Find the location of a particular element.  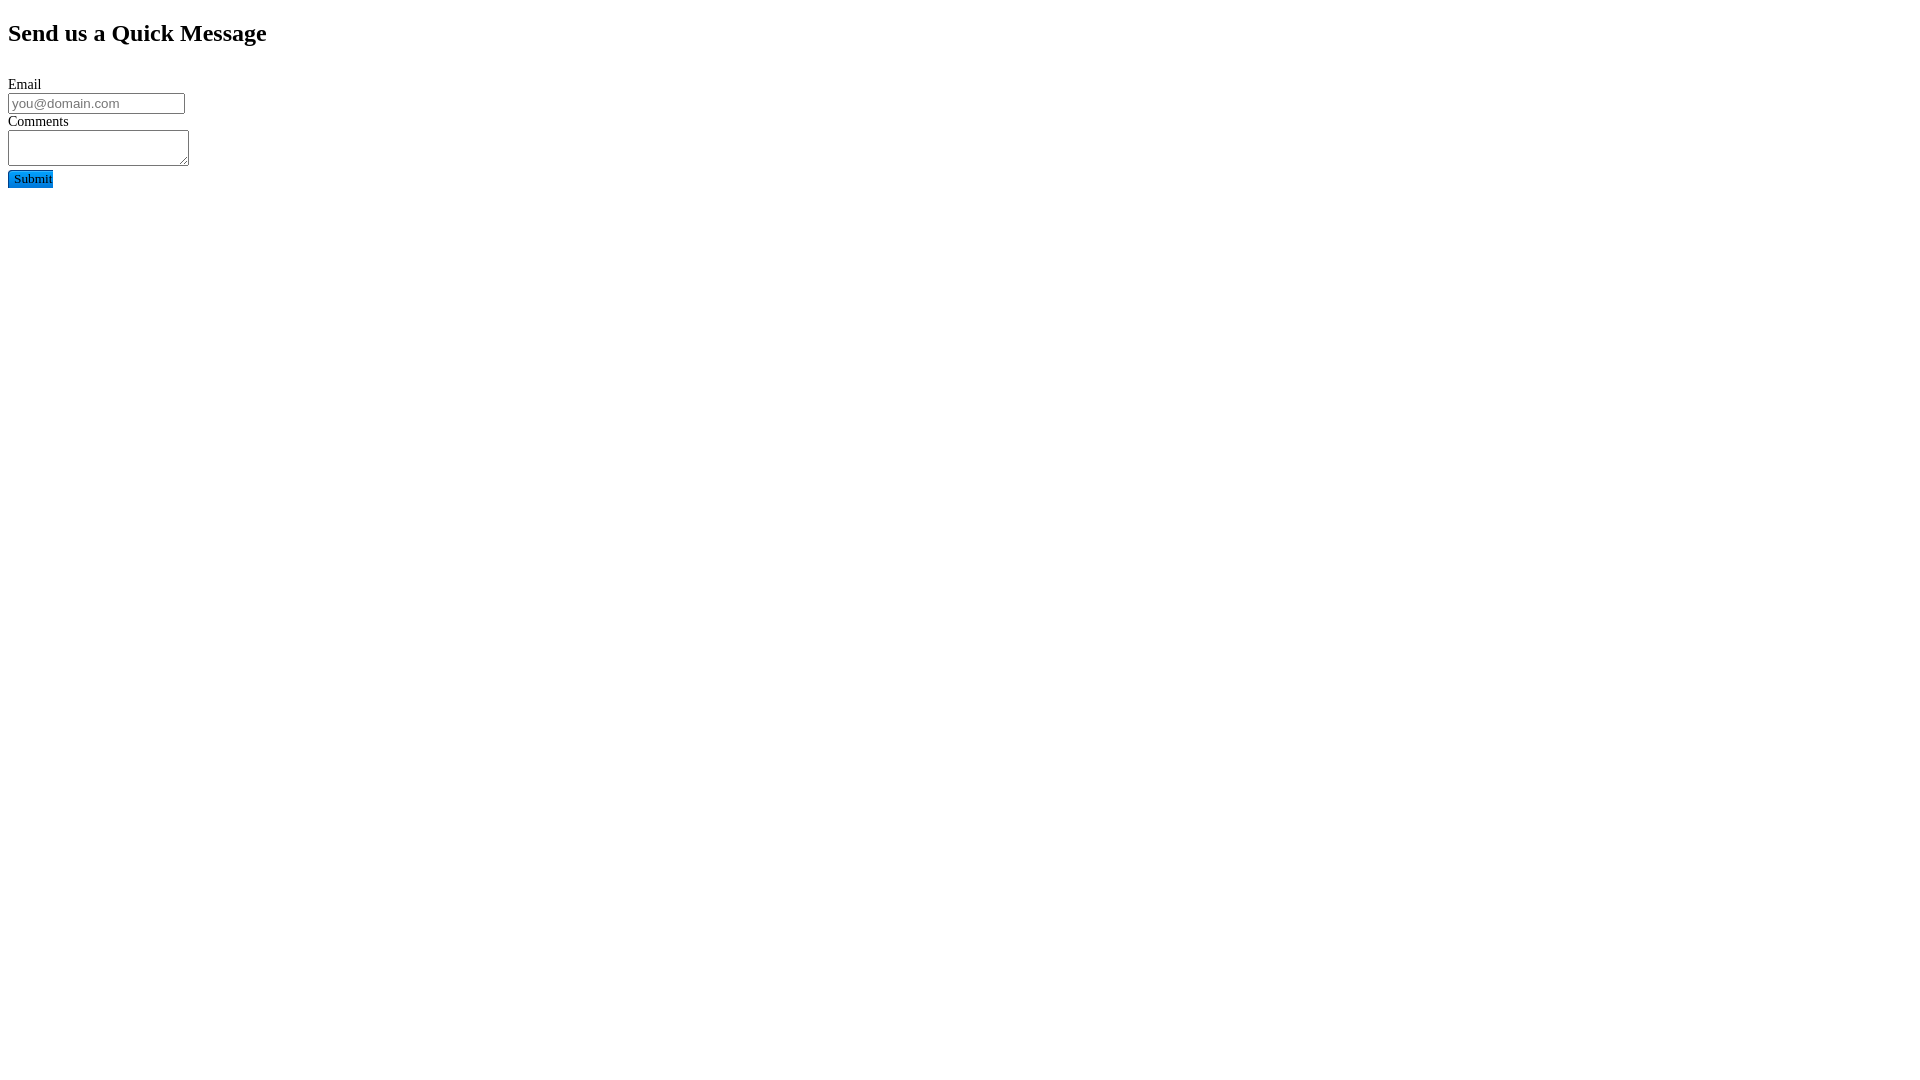

'Submit' is located at coordinates (30, 177).